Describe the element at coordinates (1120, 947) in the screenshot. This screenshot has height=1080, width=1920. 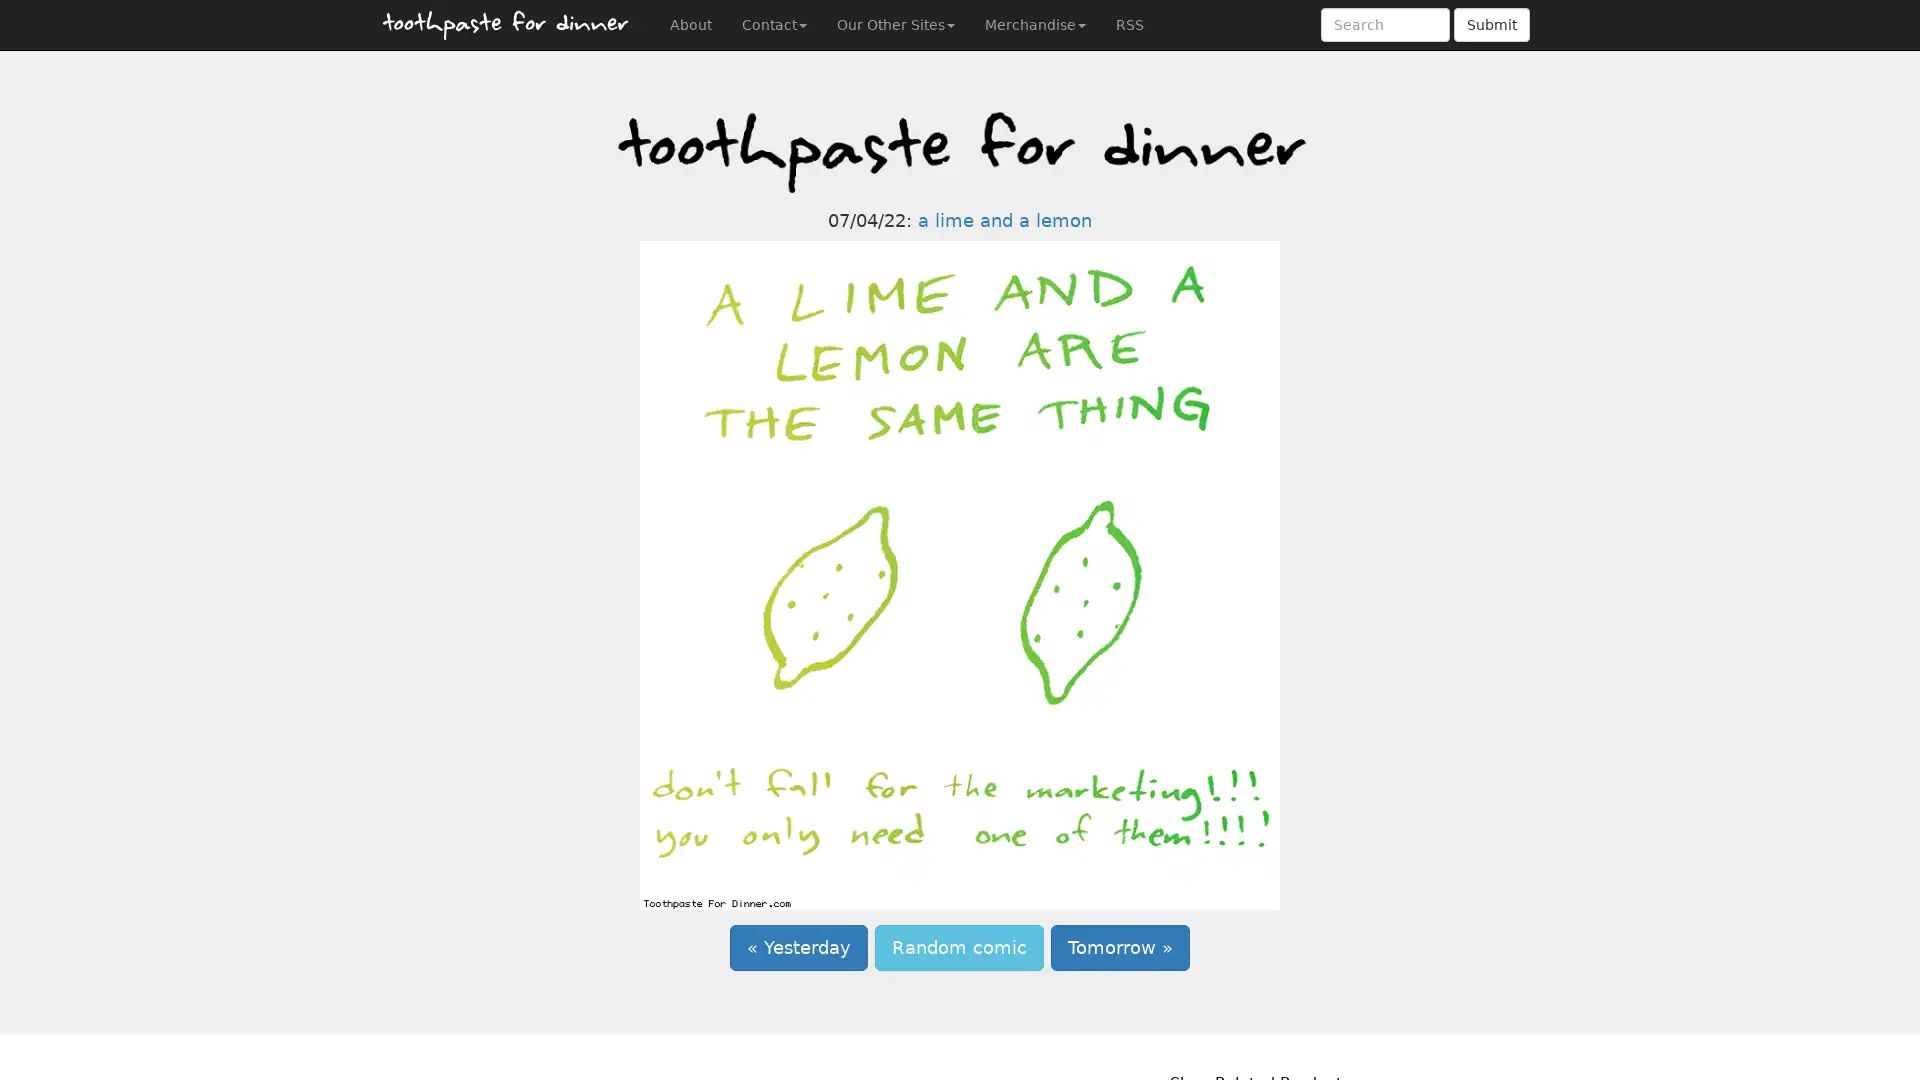
I see `Tomorrow` at that location.